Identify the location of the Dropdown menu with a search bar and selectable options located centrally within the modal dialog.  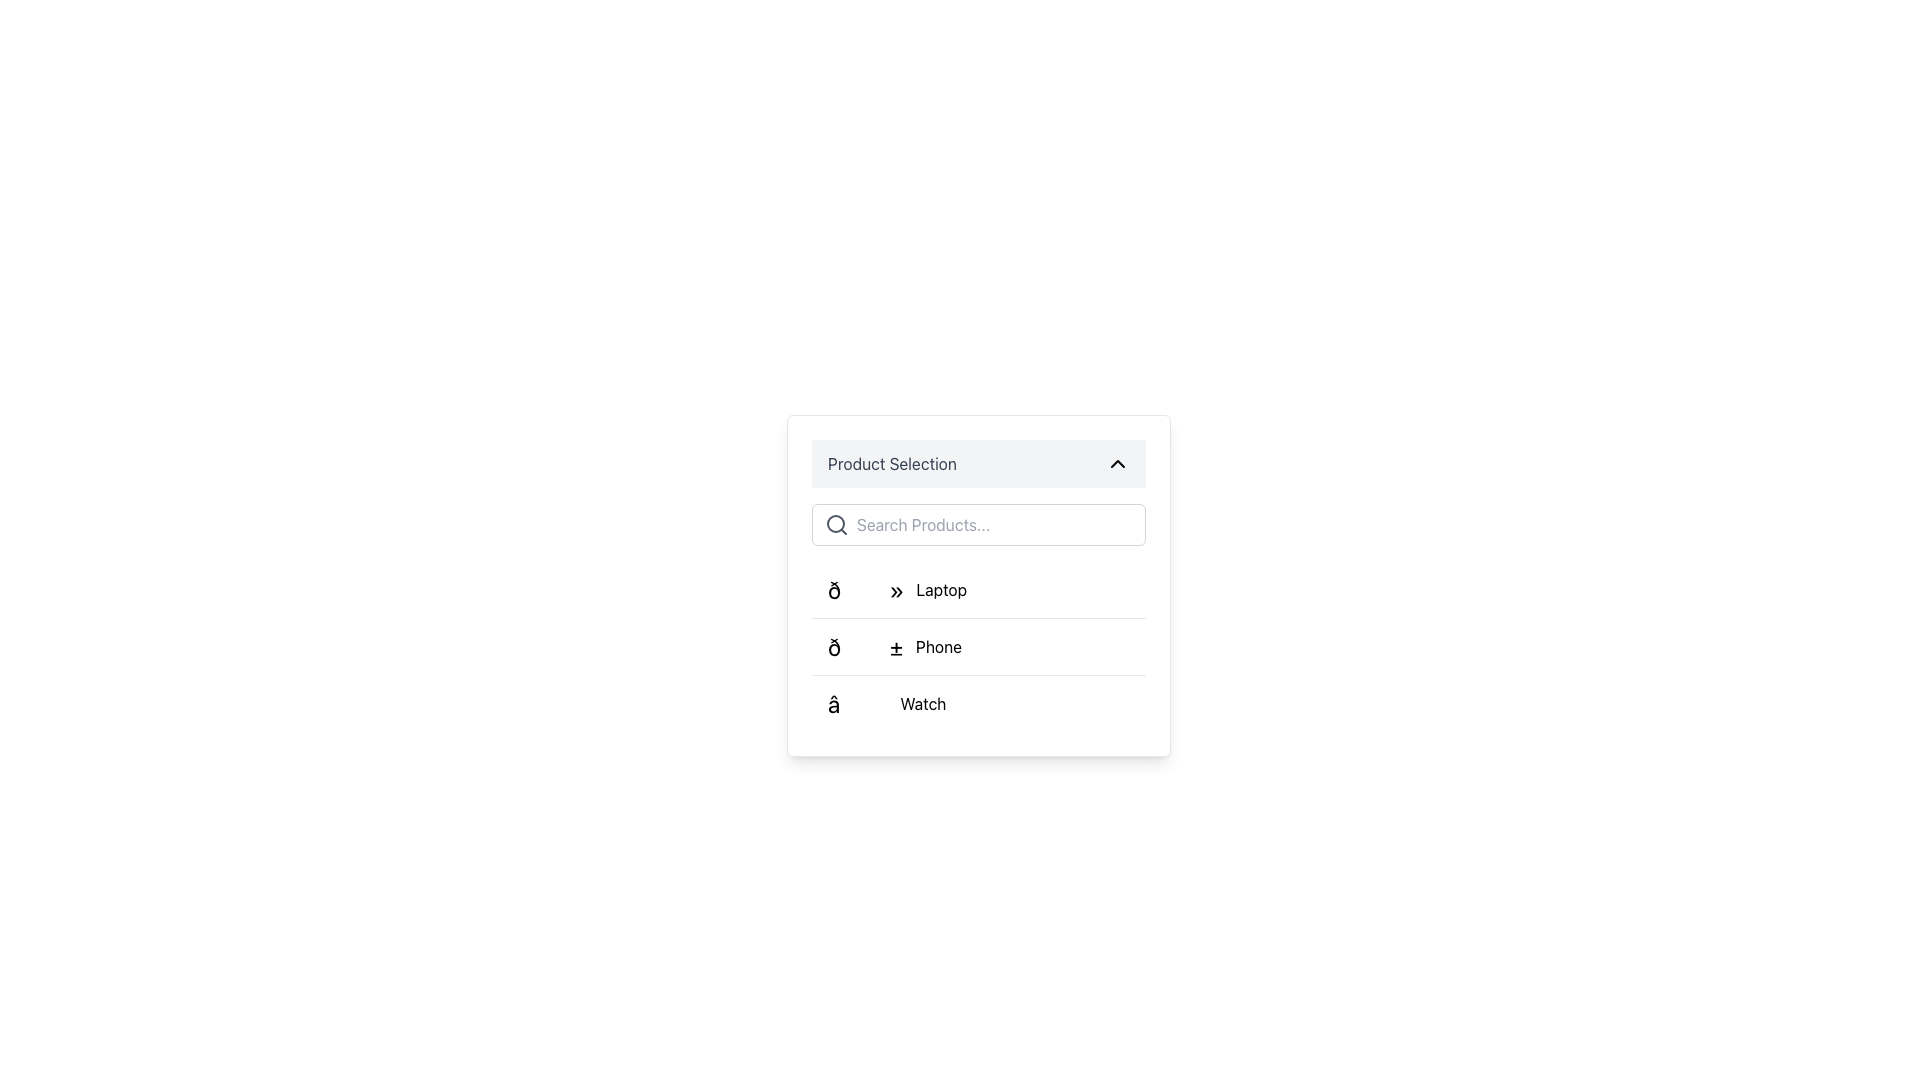
(979, 585).